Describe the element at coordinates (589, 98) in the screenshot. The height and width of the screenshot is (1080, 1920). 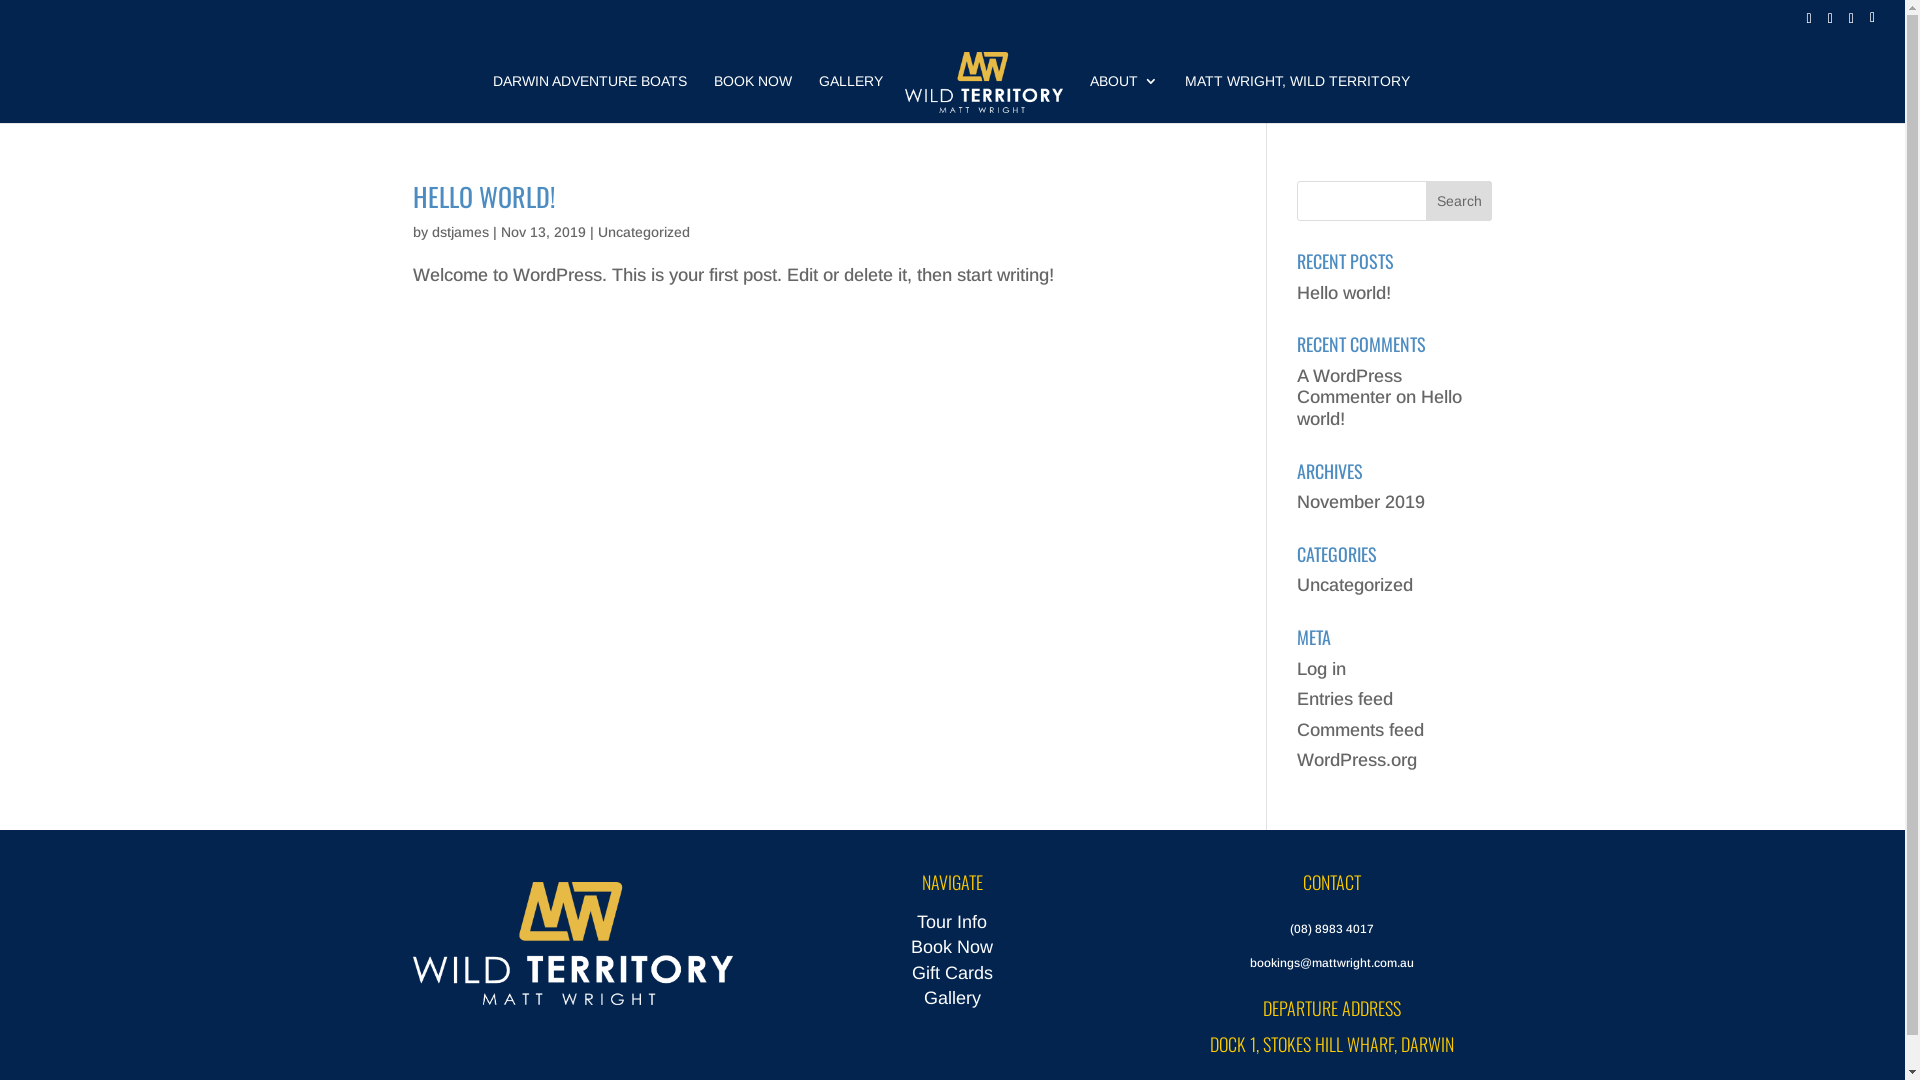
I see `'DARWIN ADVENTURE BOATS'` at that location.